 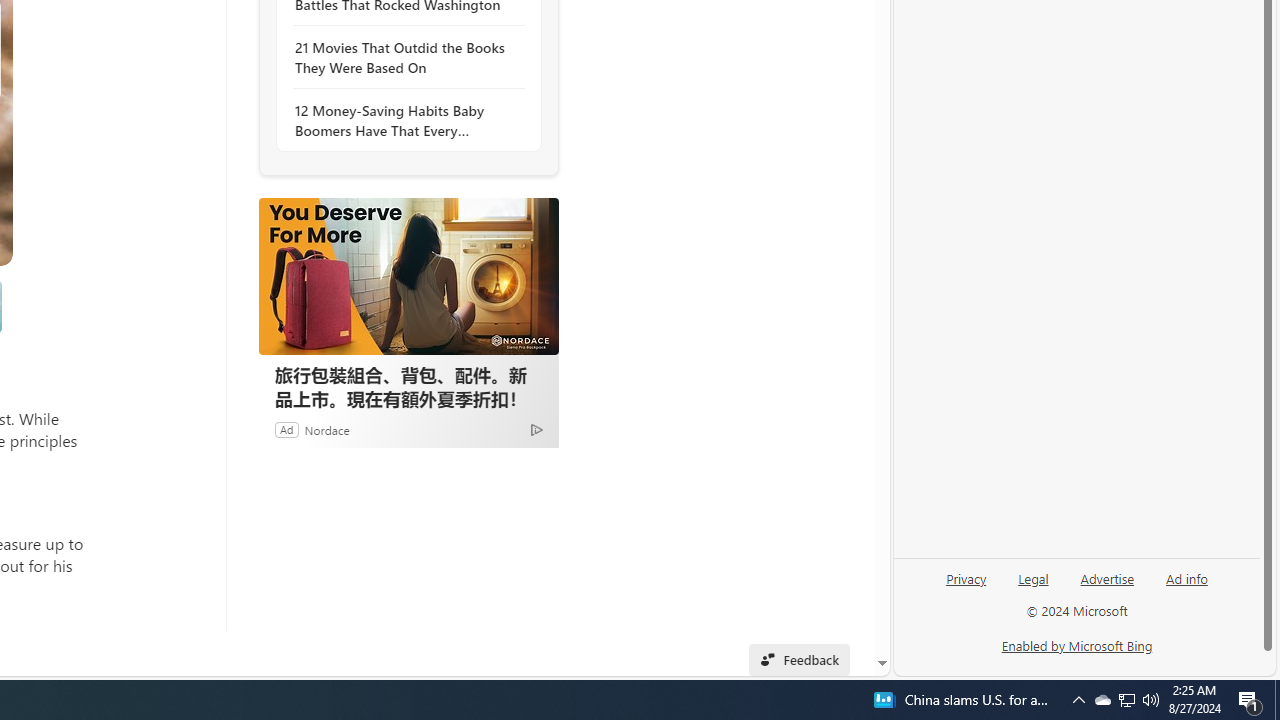 What do you see at coordinates (285, 428) in the screenshot?
I see `'Ad'` at bounding box center [285, 428].